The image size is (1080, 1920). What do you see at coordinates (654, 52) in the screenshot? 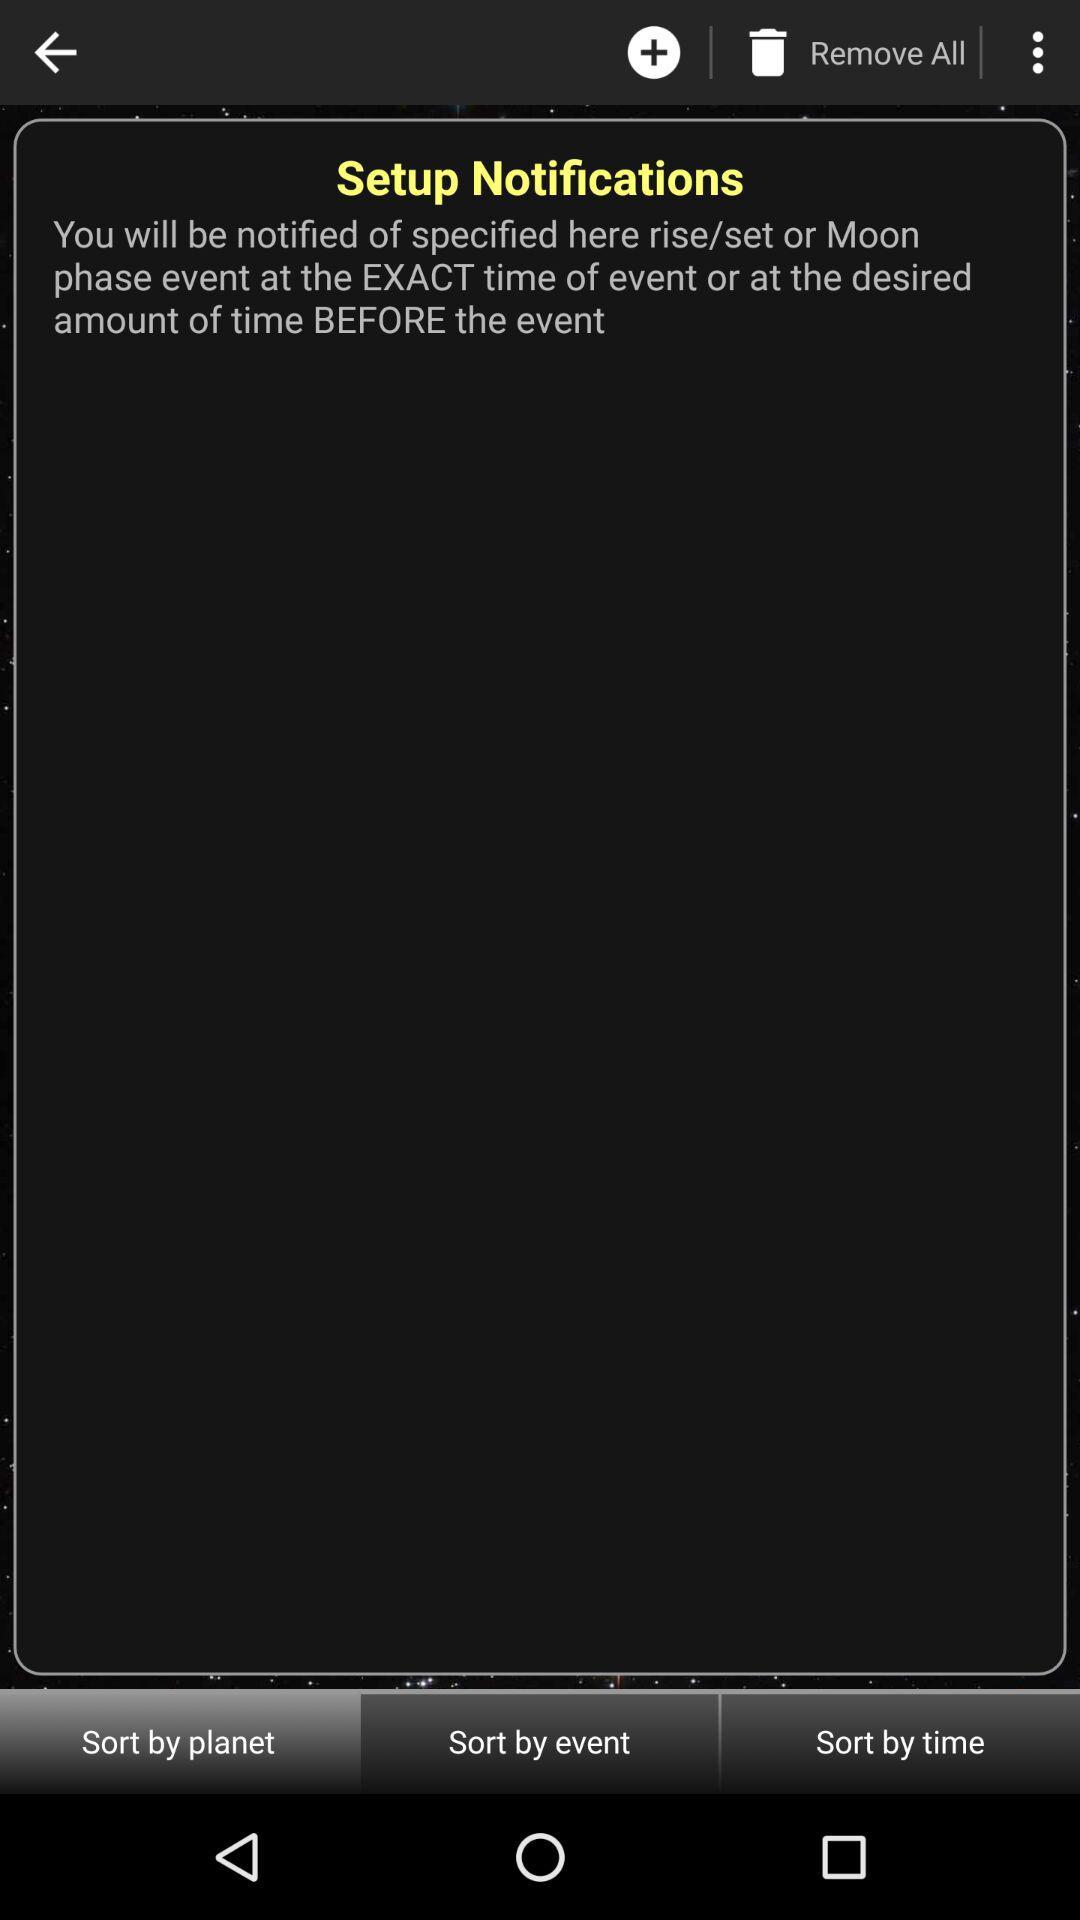
I see `event` at bounding box center [654, 52].